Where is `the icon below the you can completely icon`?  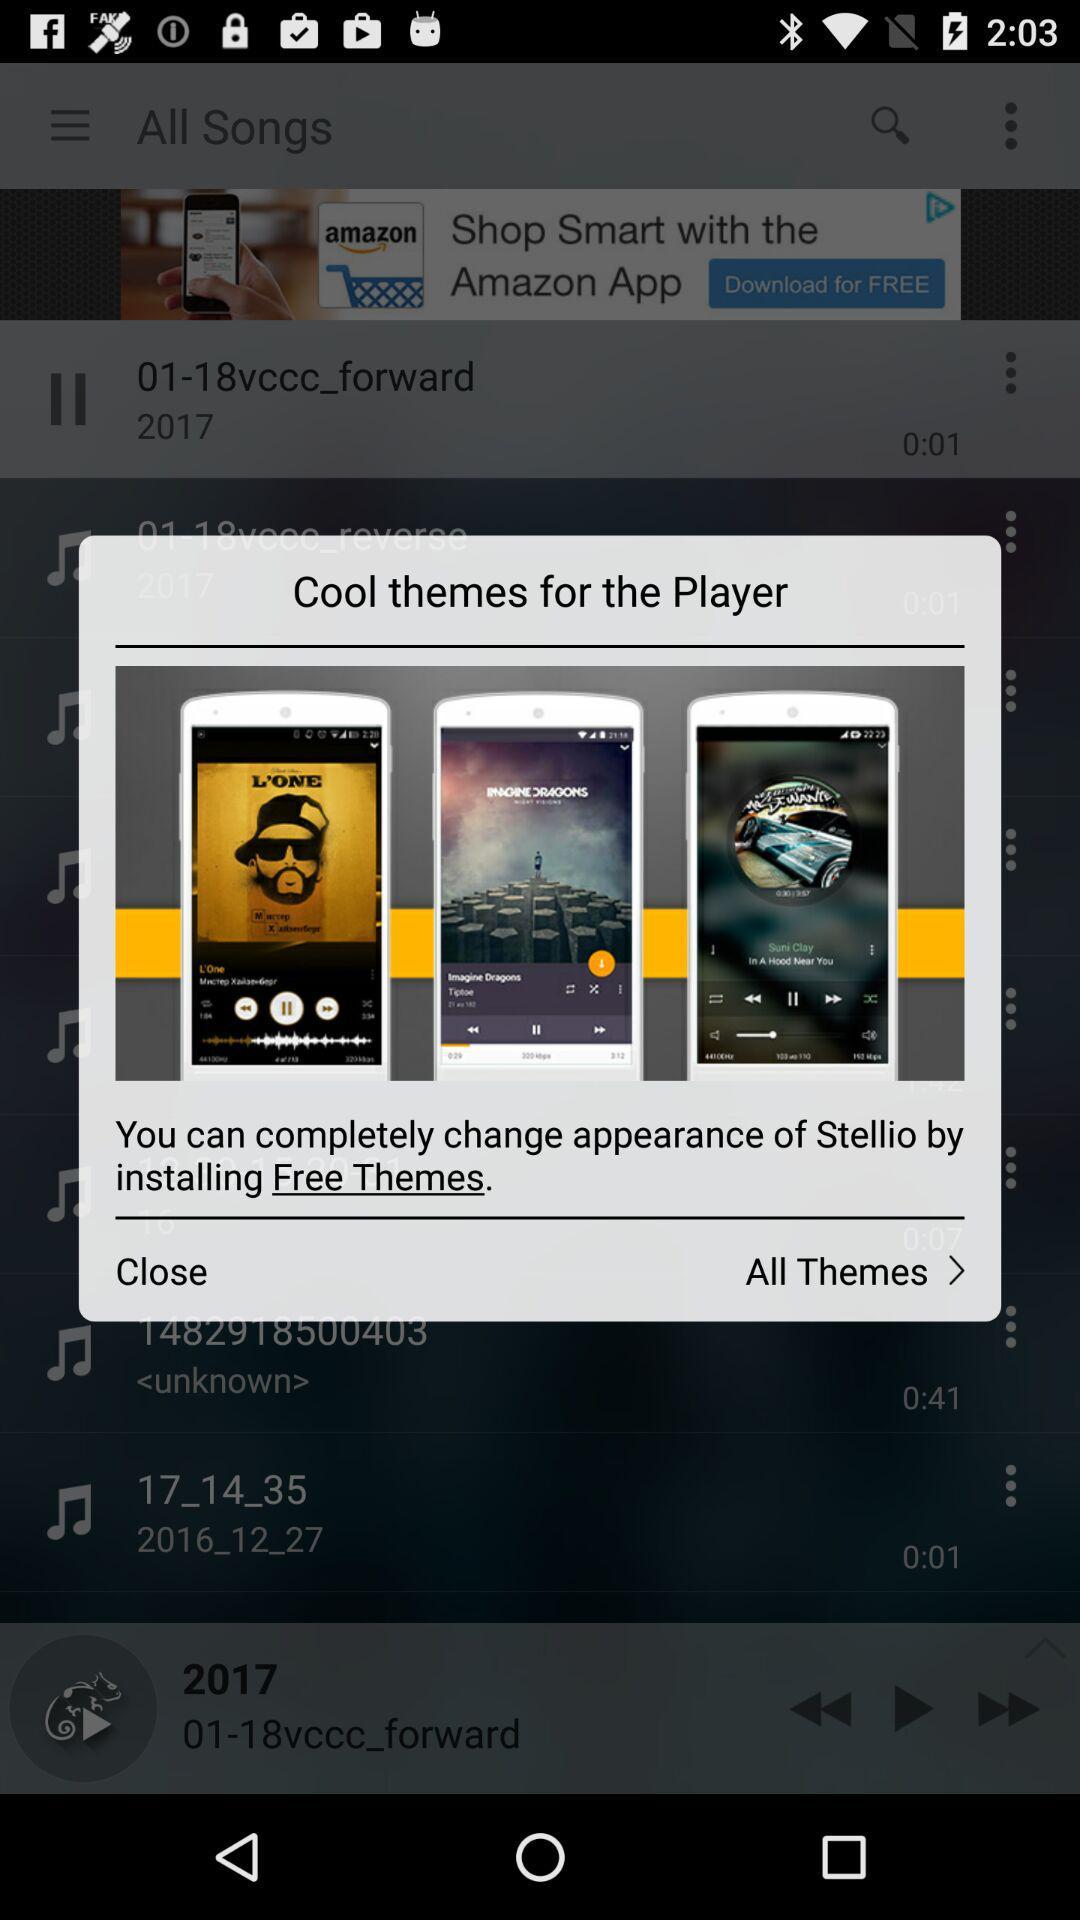 the icon below the you can completely icon is located at coordinates (309, 1269).